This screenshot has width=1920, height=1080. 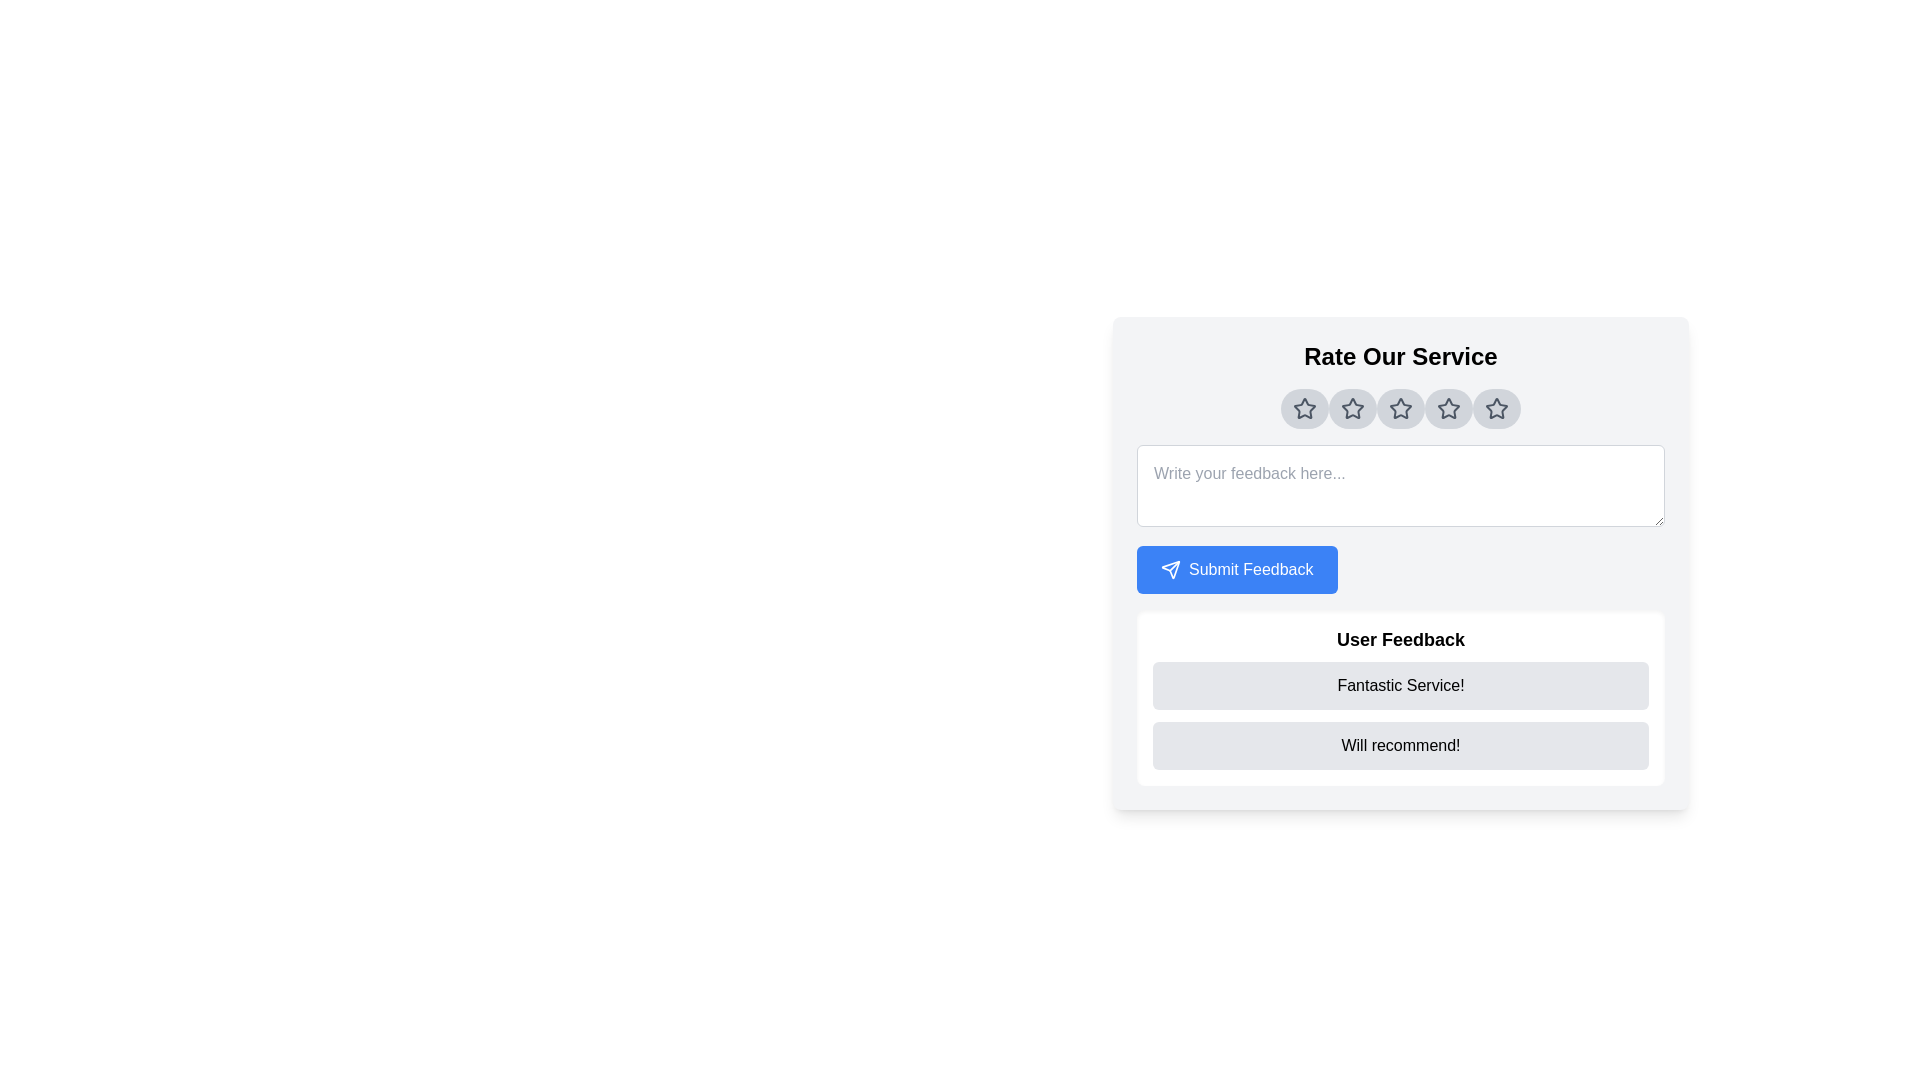 I want to click on the second star button in the rating interface, so click(x=1353, y=407).